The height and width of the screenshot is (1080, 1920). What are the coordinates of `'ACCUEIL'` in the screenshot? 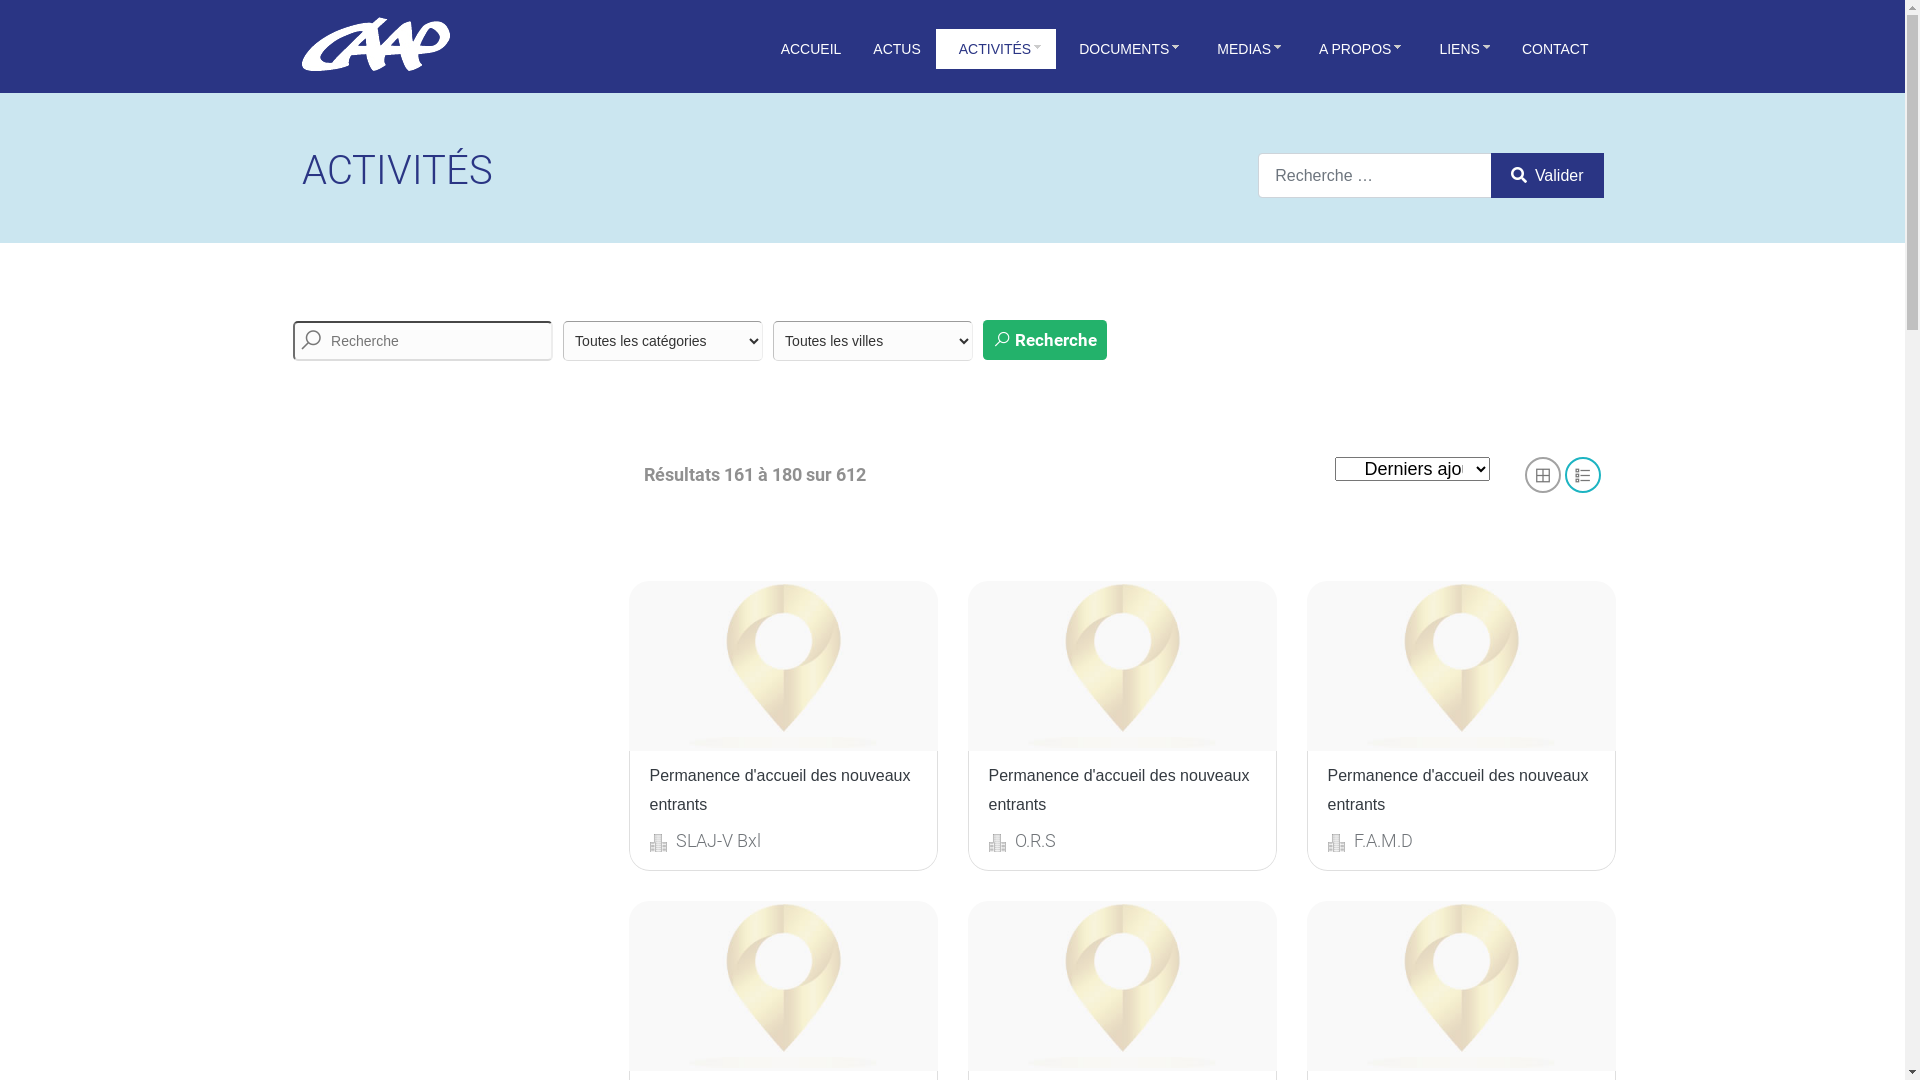 It's located at (810, 48).